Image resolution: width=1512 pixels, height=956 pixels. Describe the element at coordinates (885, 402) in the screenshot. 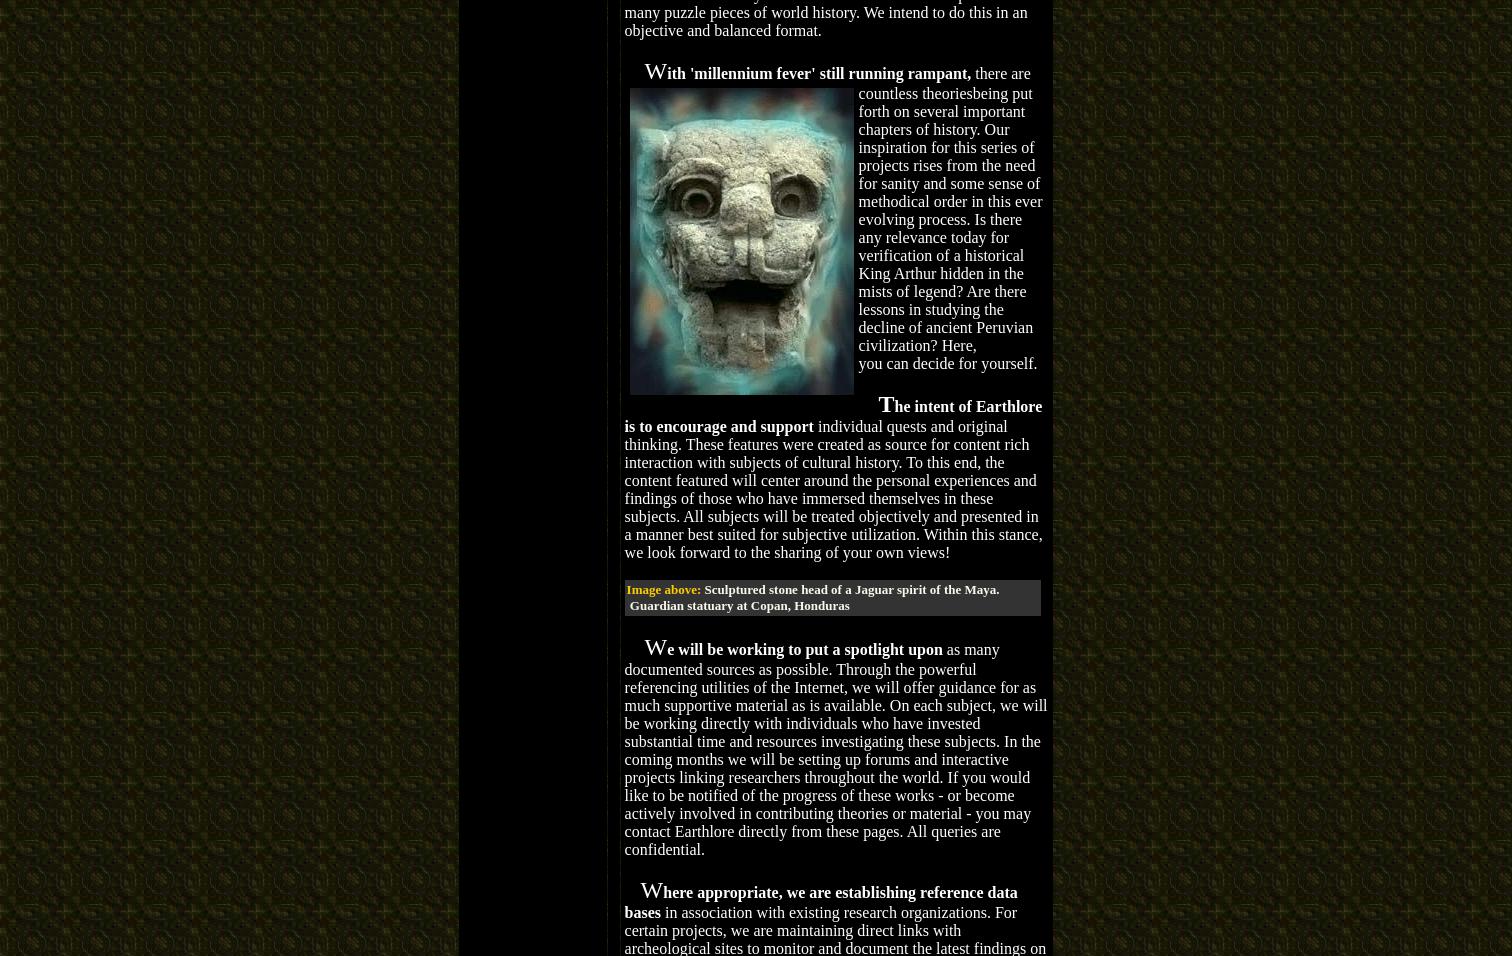

I see `'T'` at that location.